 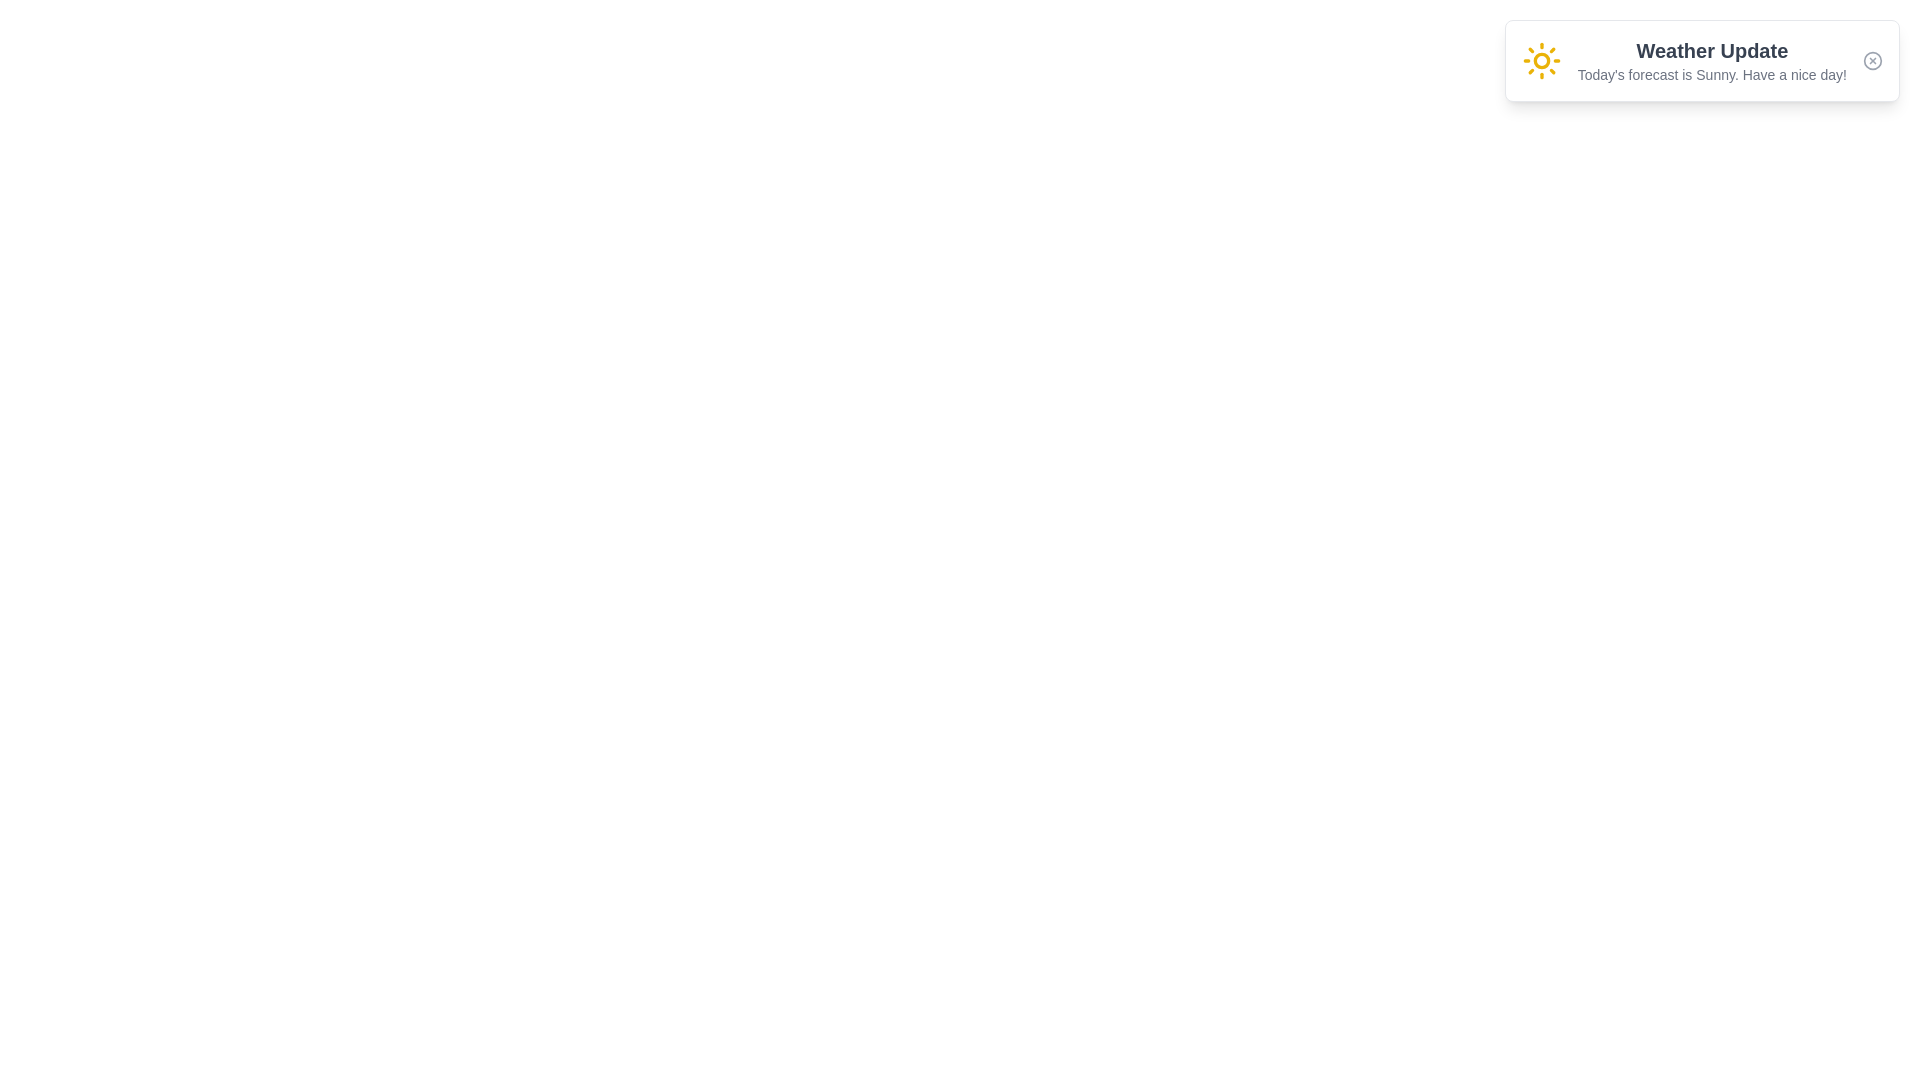 I want to click on the Text Label that serves as a title for the weather-related information, located above the text 'Today's forecast is Sunny. Have a nice day!' in the top-right part of the interface, so click(x=1711, y=49).